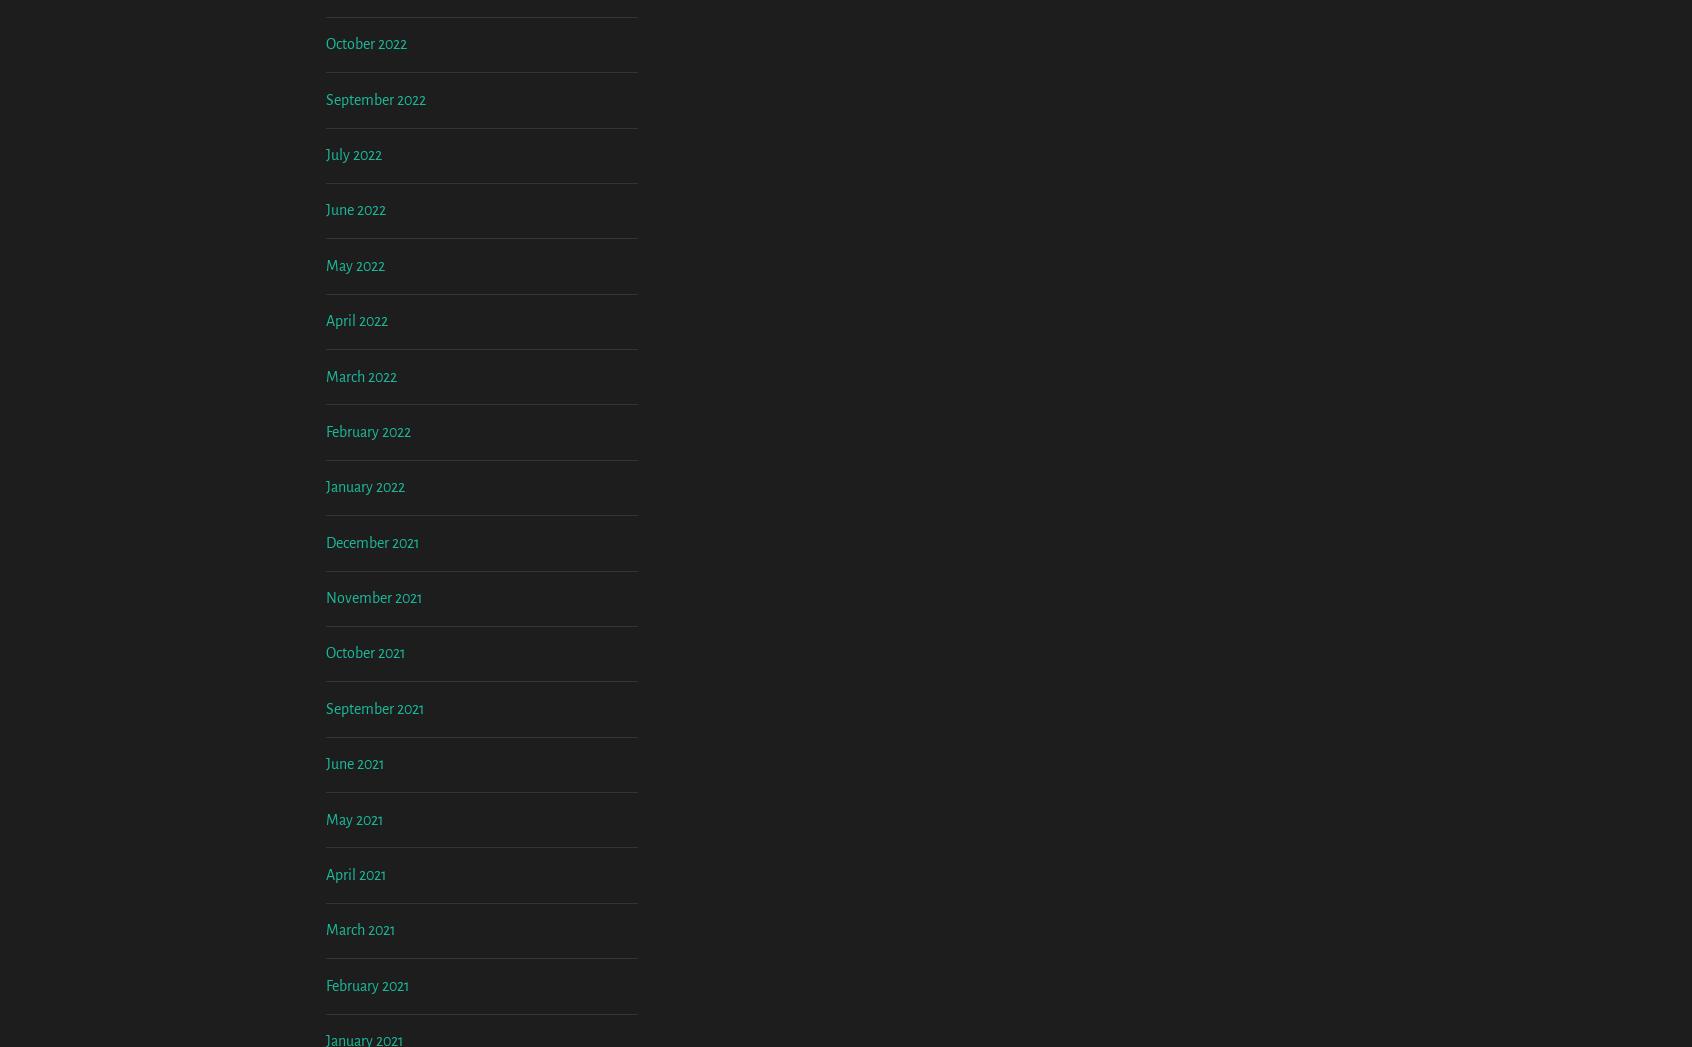  I want to click on 'May 2021', so click(354, 984).